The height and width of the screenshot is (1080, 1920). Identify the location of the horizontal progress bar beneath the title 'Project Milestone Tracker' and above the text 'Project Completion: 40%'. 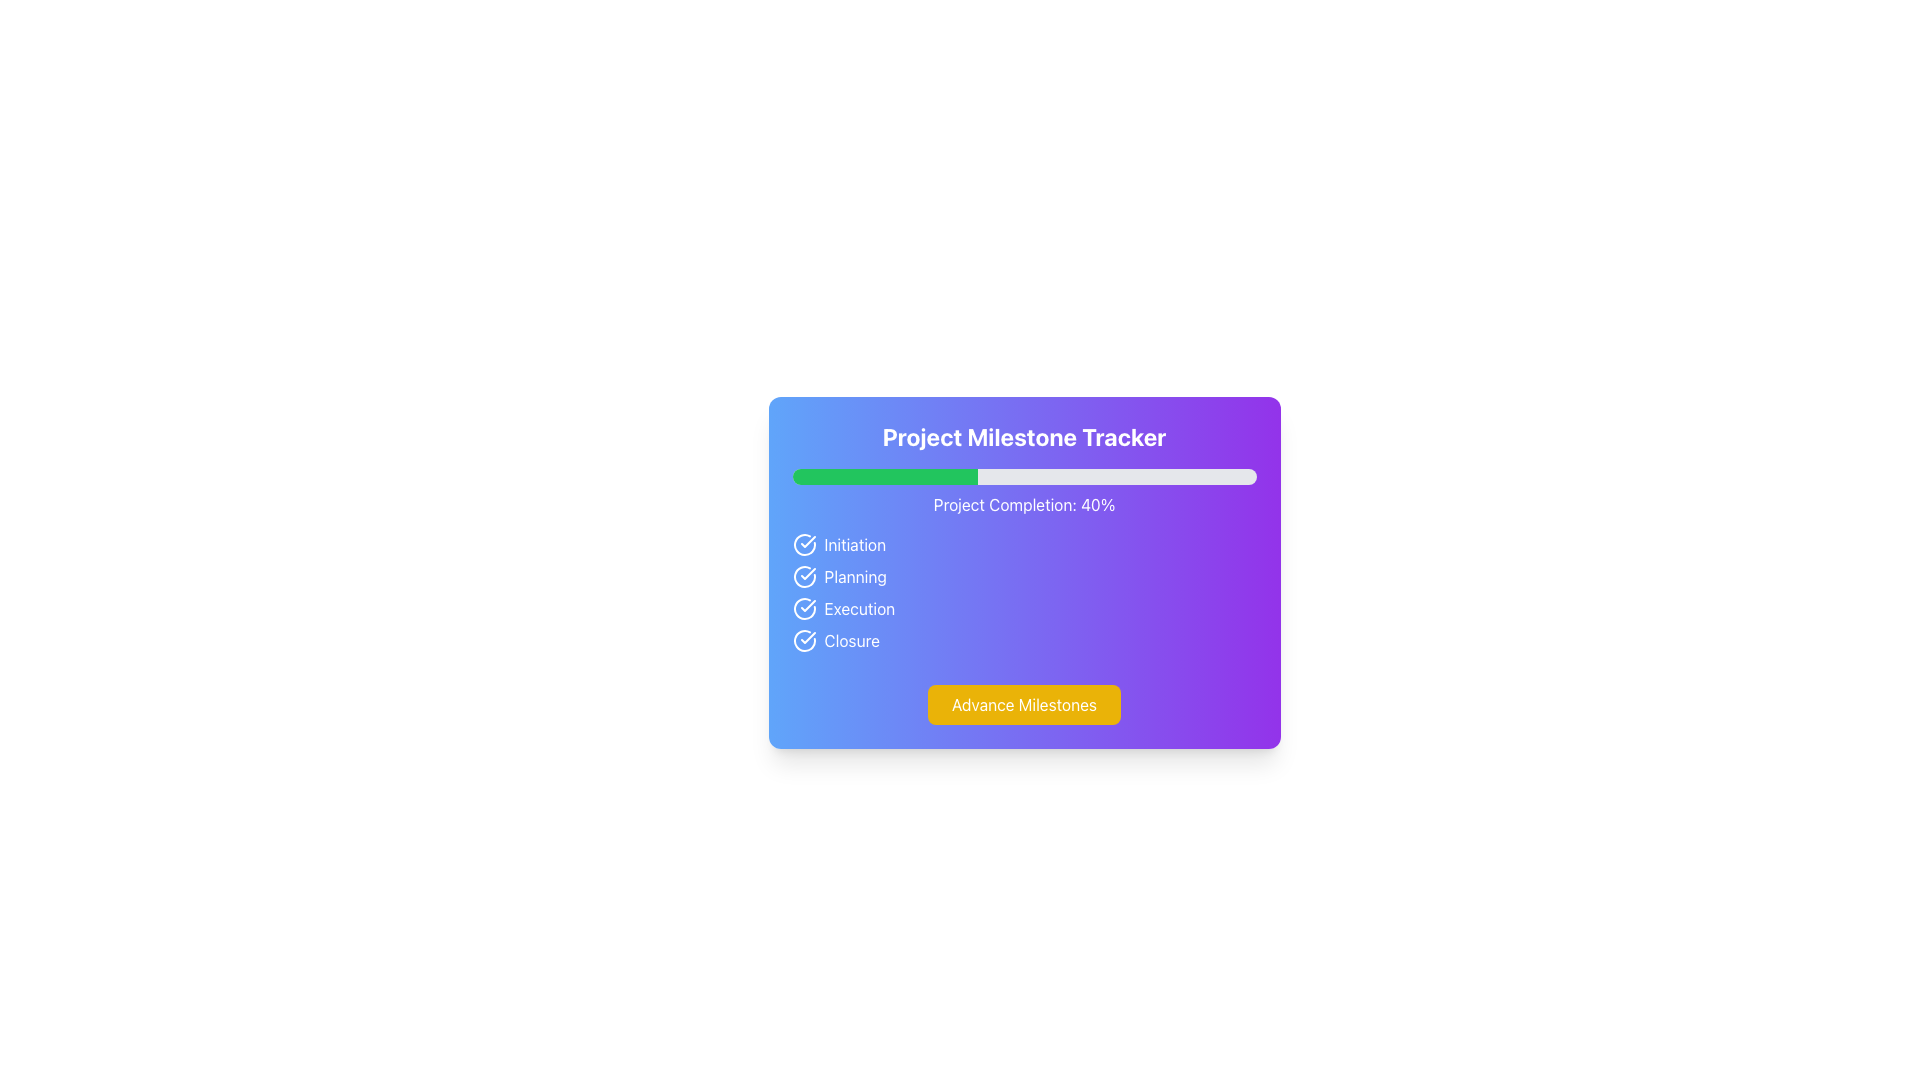
(1024, 477).